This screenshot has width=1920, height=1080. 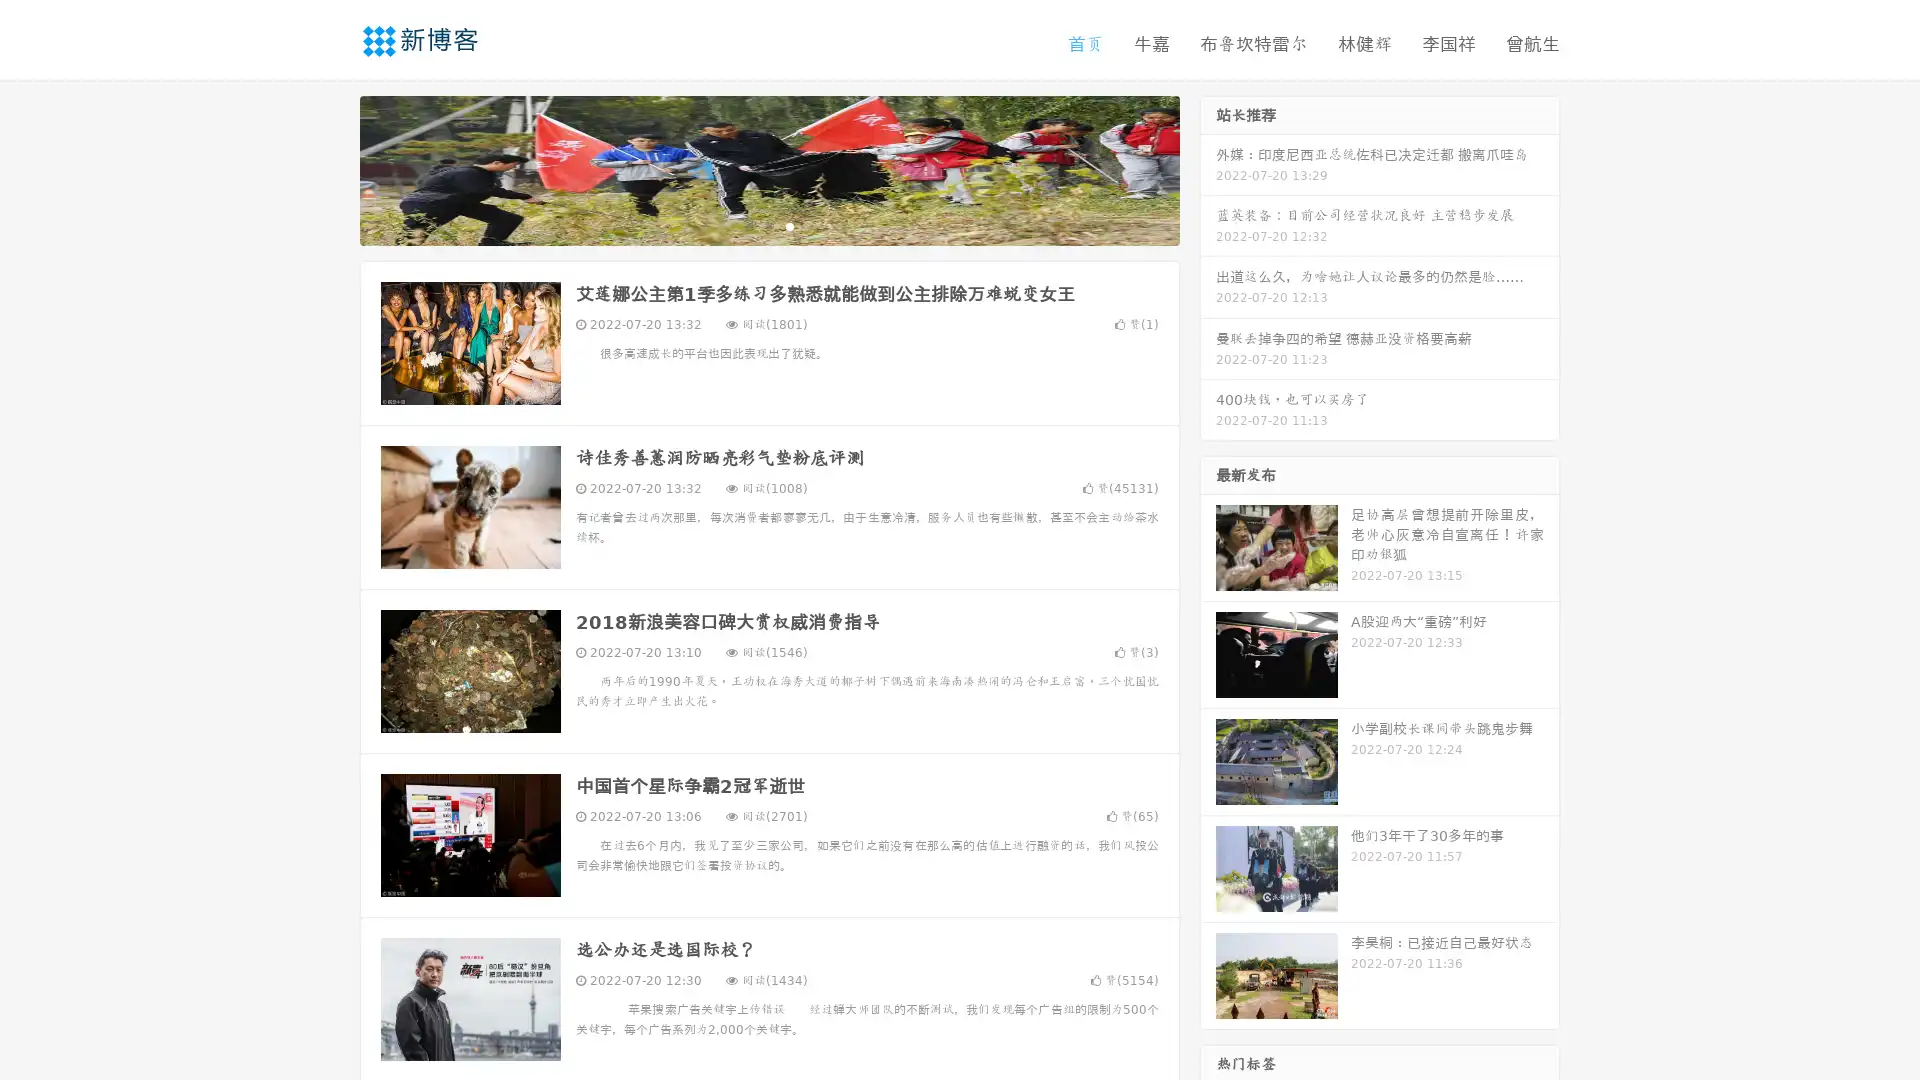 I want to click on Next slide, so click(x=1208, y=168).